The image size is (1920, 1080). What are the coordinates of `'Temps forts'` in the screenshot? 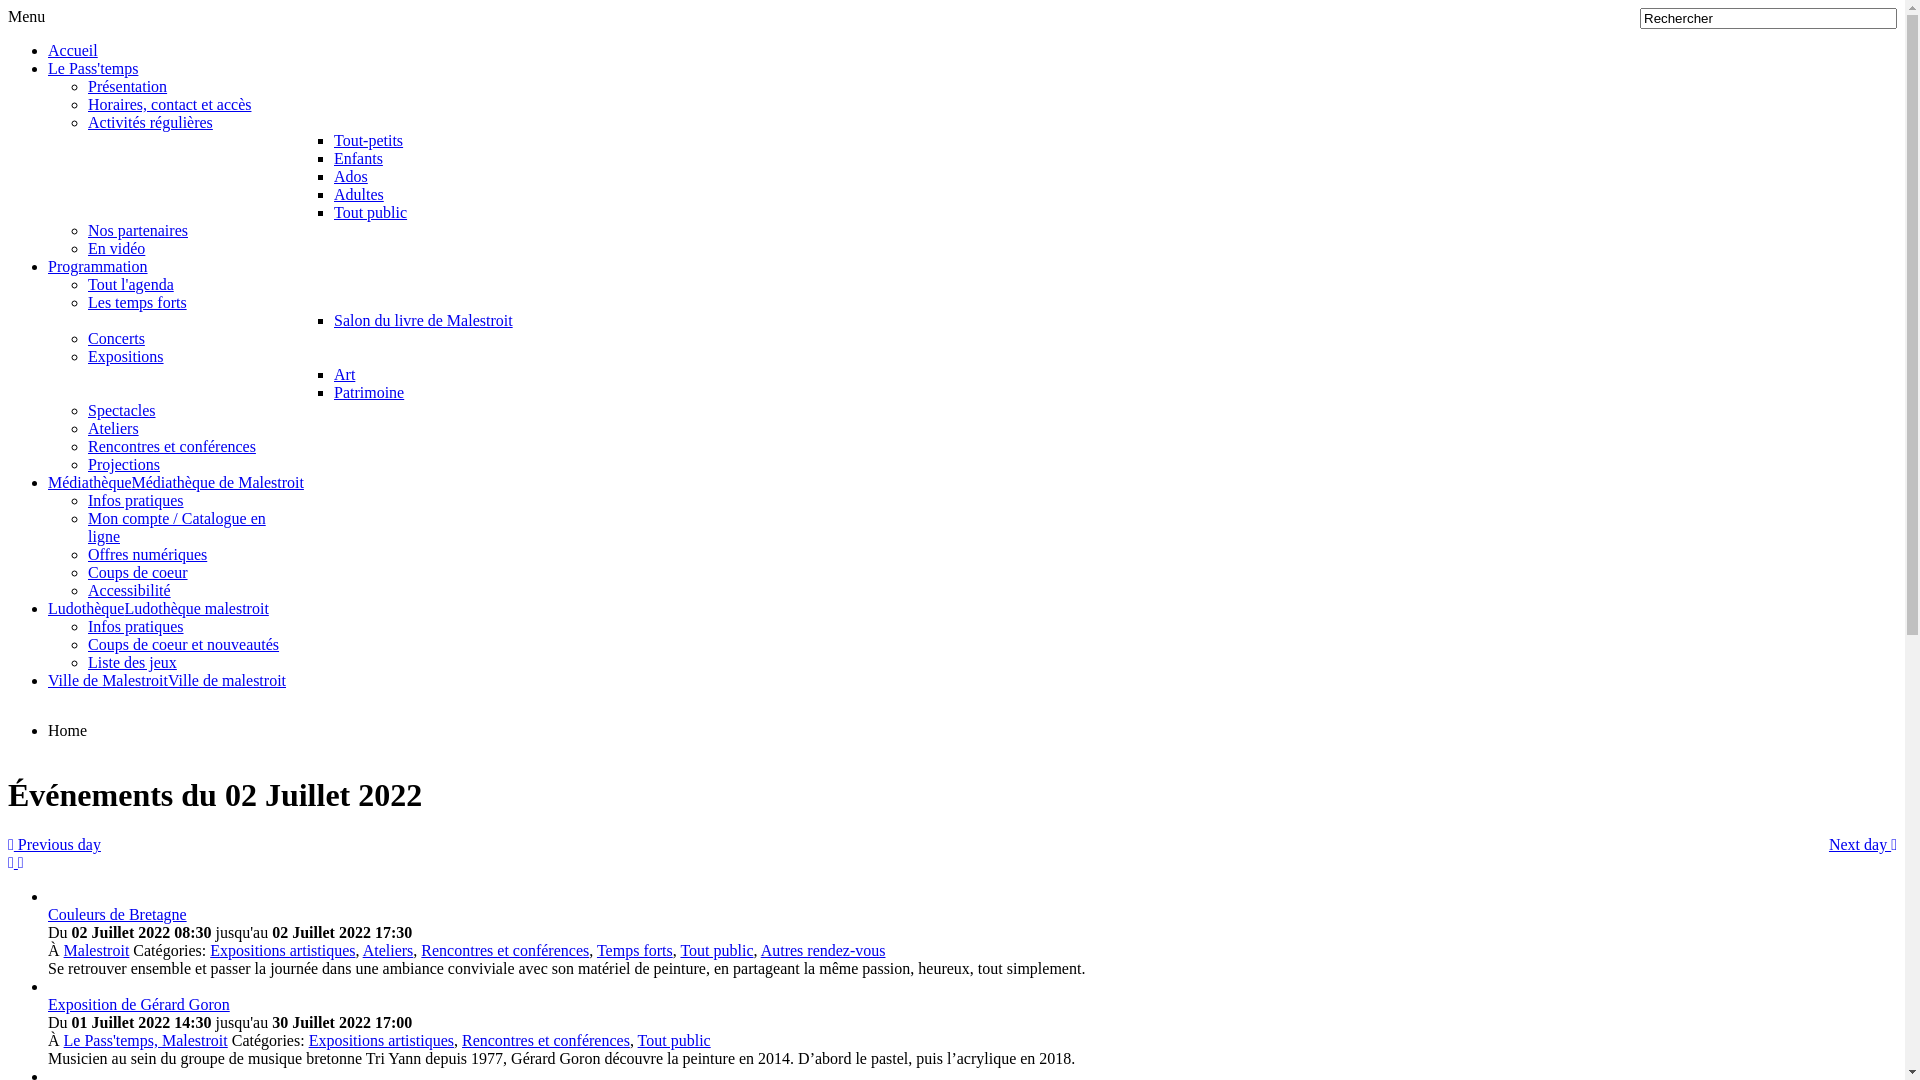 It's located at (633, 949).